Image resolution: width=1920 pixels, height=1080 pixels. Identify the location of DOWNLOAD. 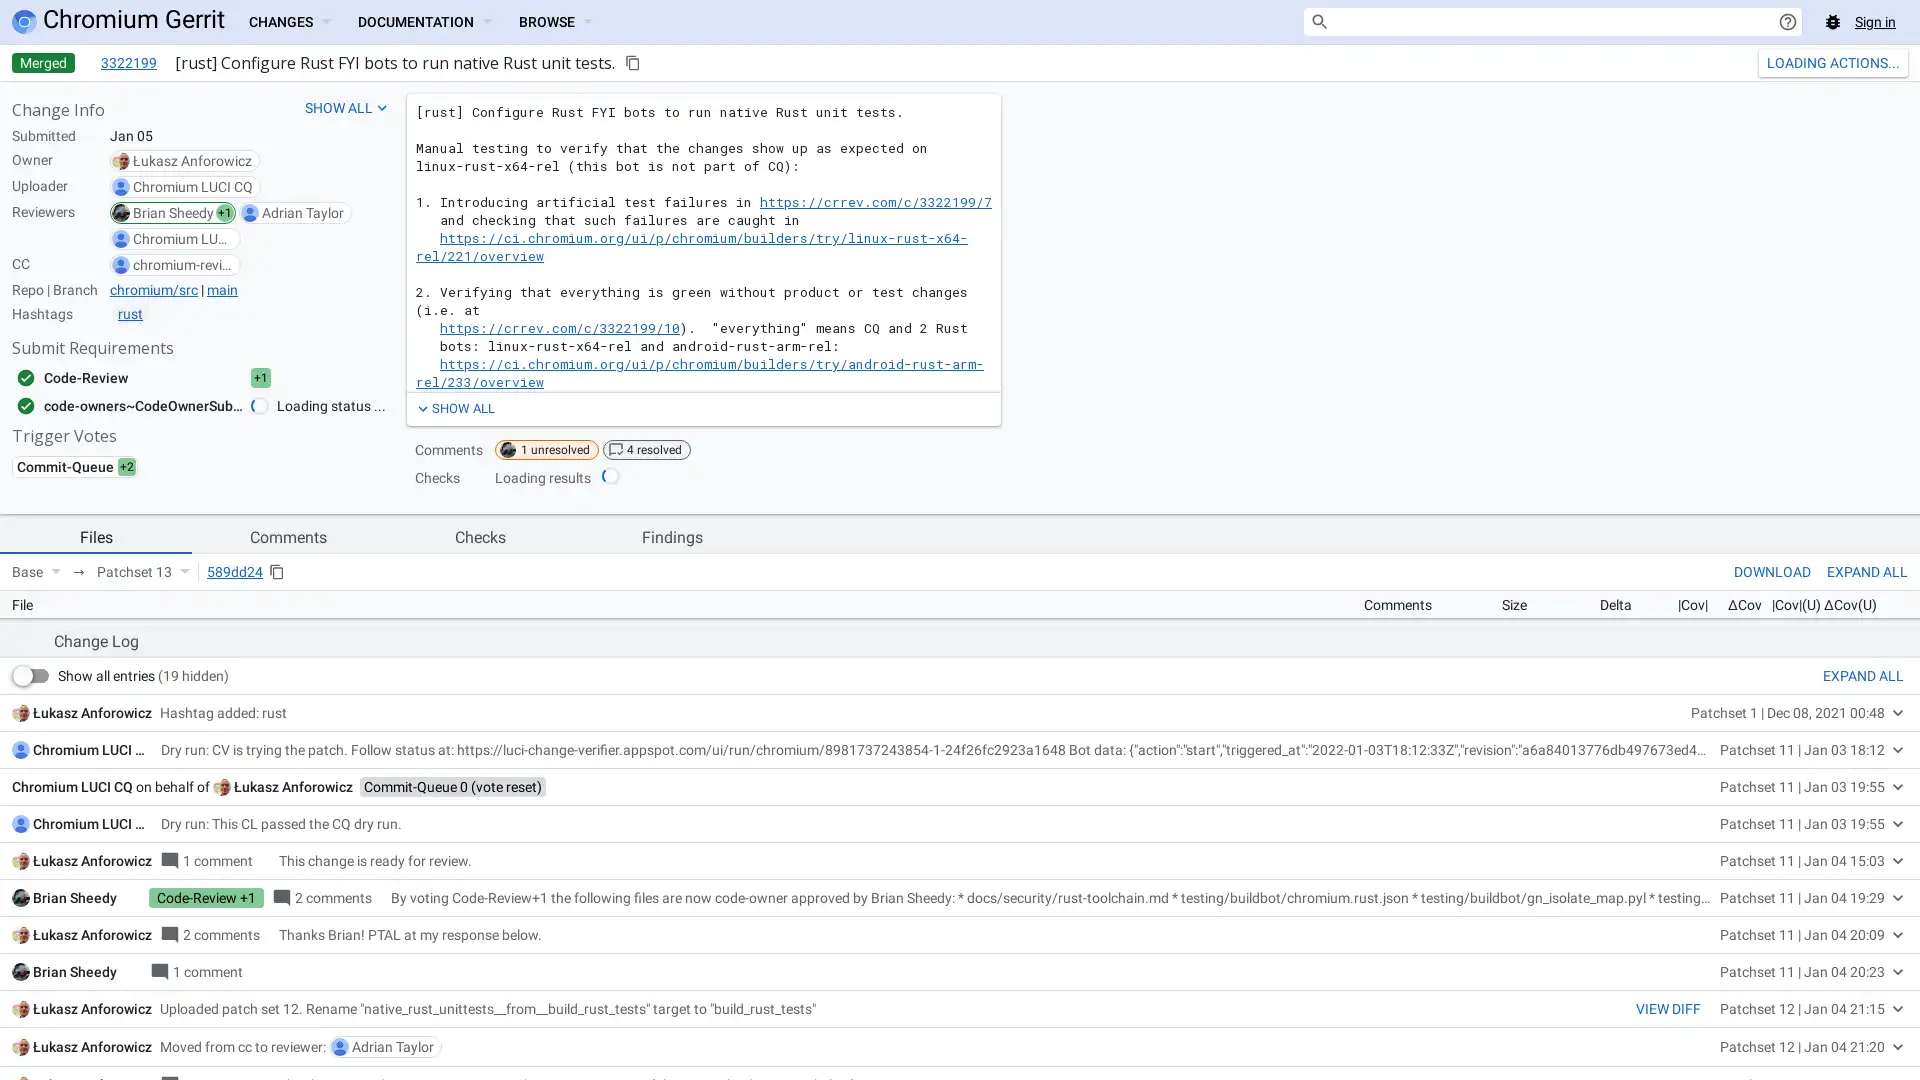
(1772, 571).